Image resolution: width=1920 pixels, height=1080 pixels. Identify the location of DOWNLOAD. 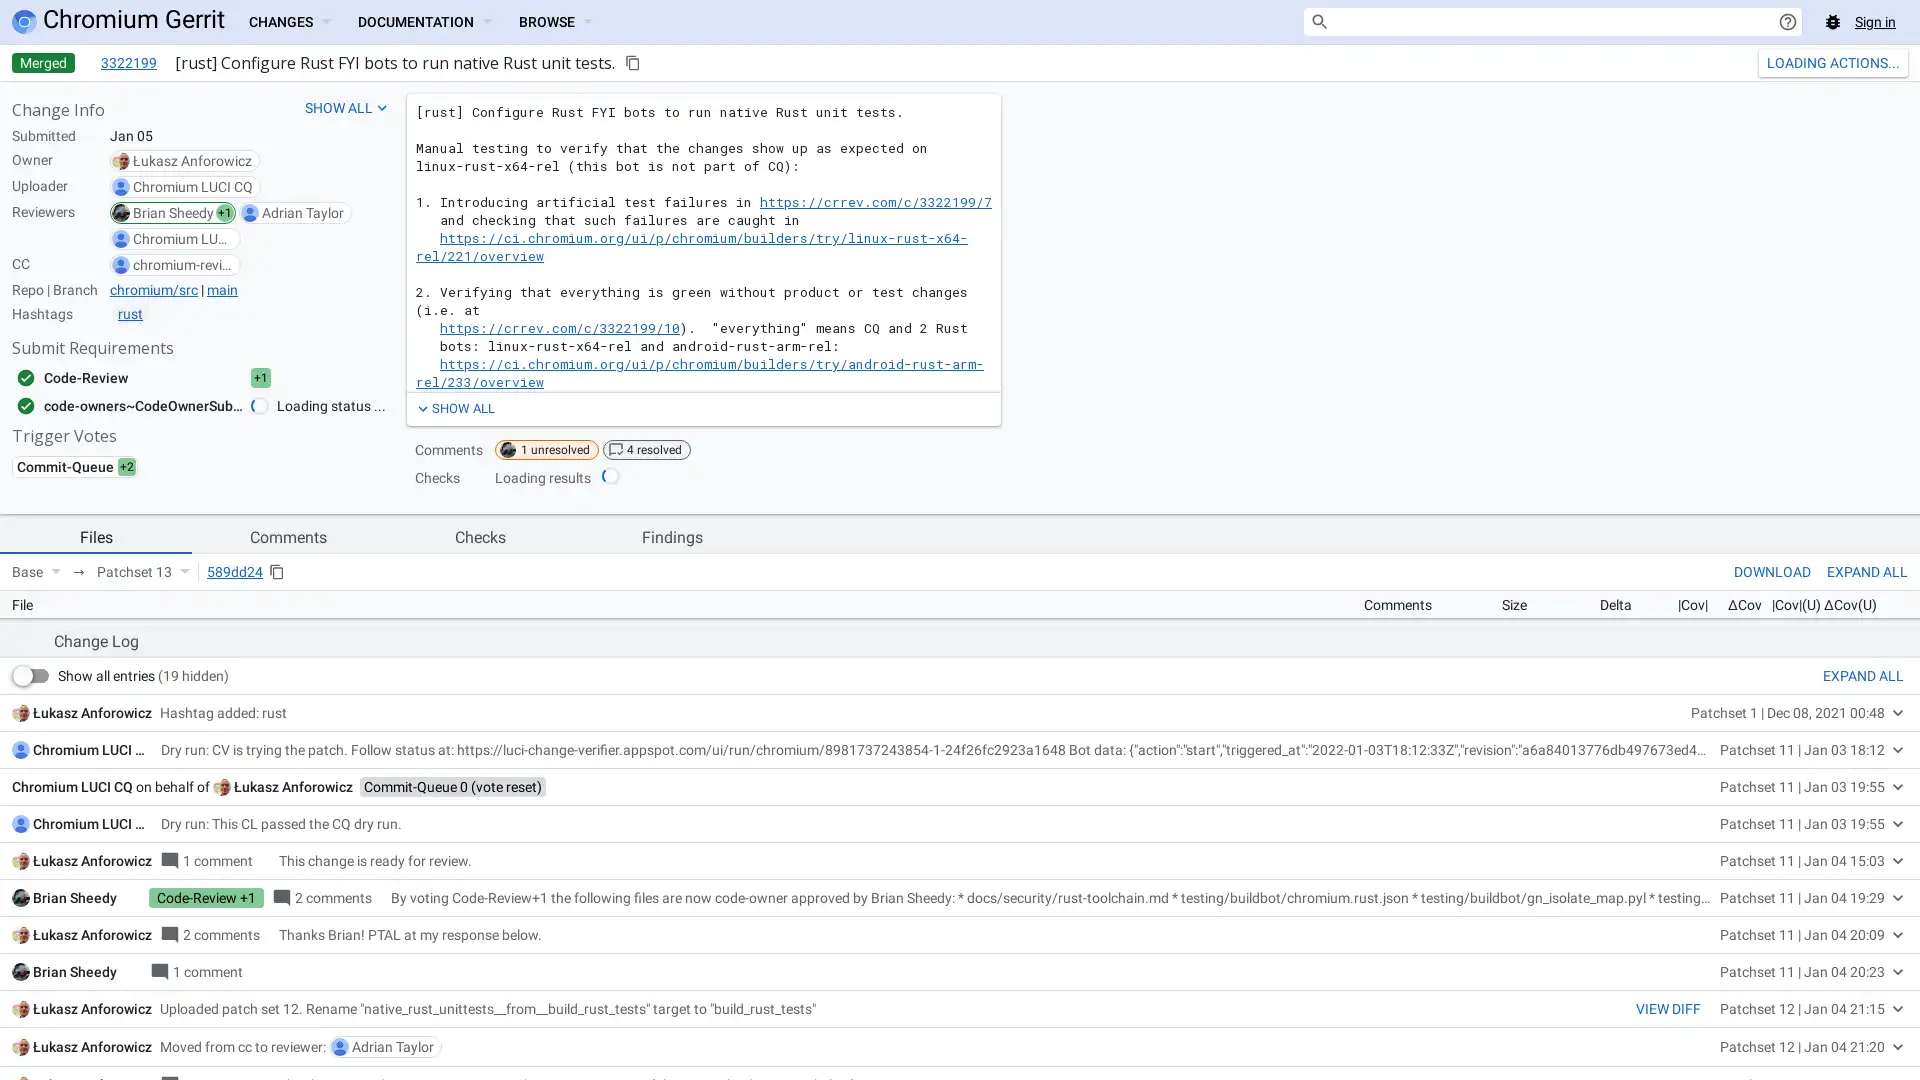
(1772, 571).